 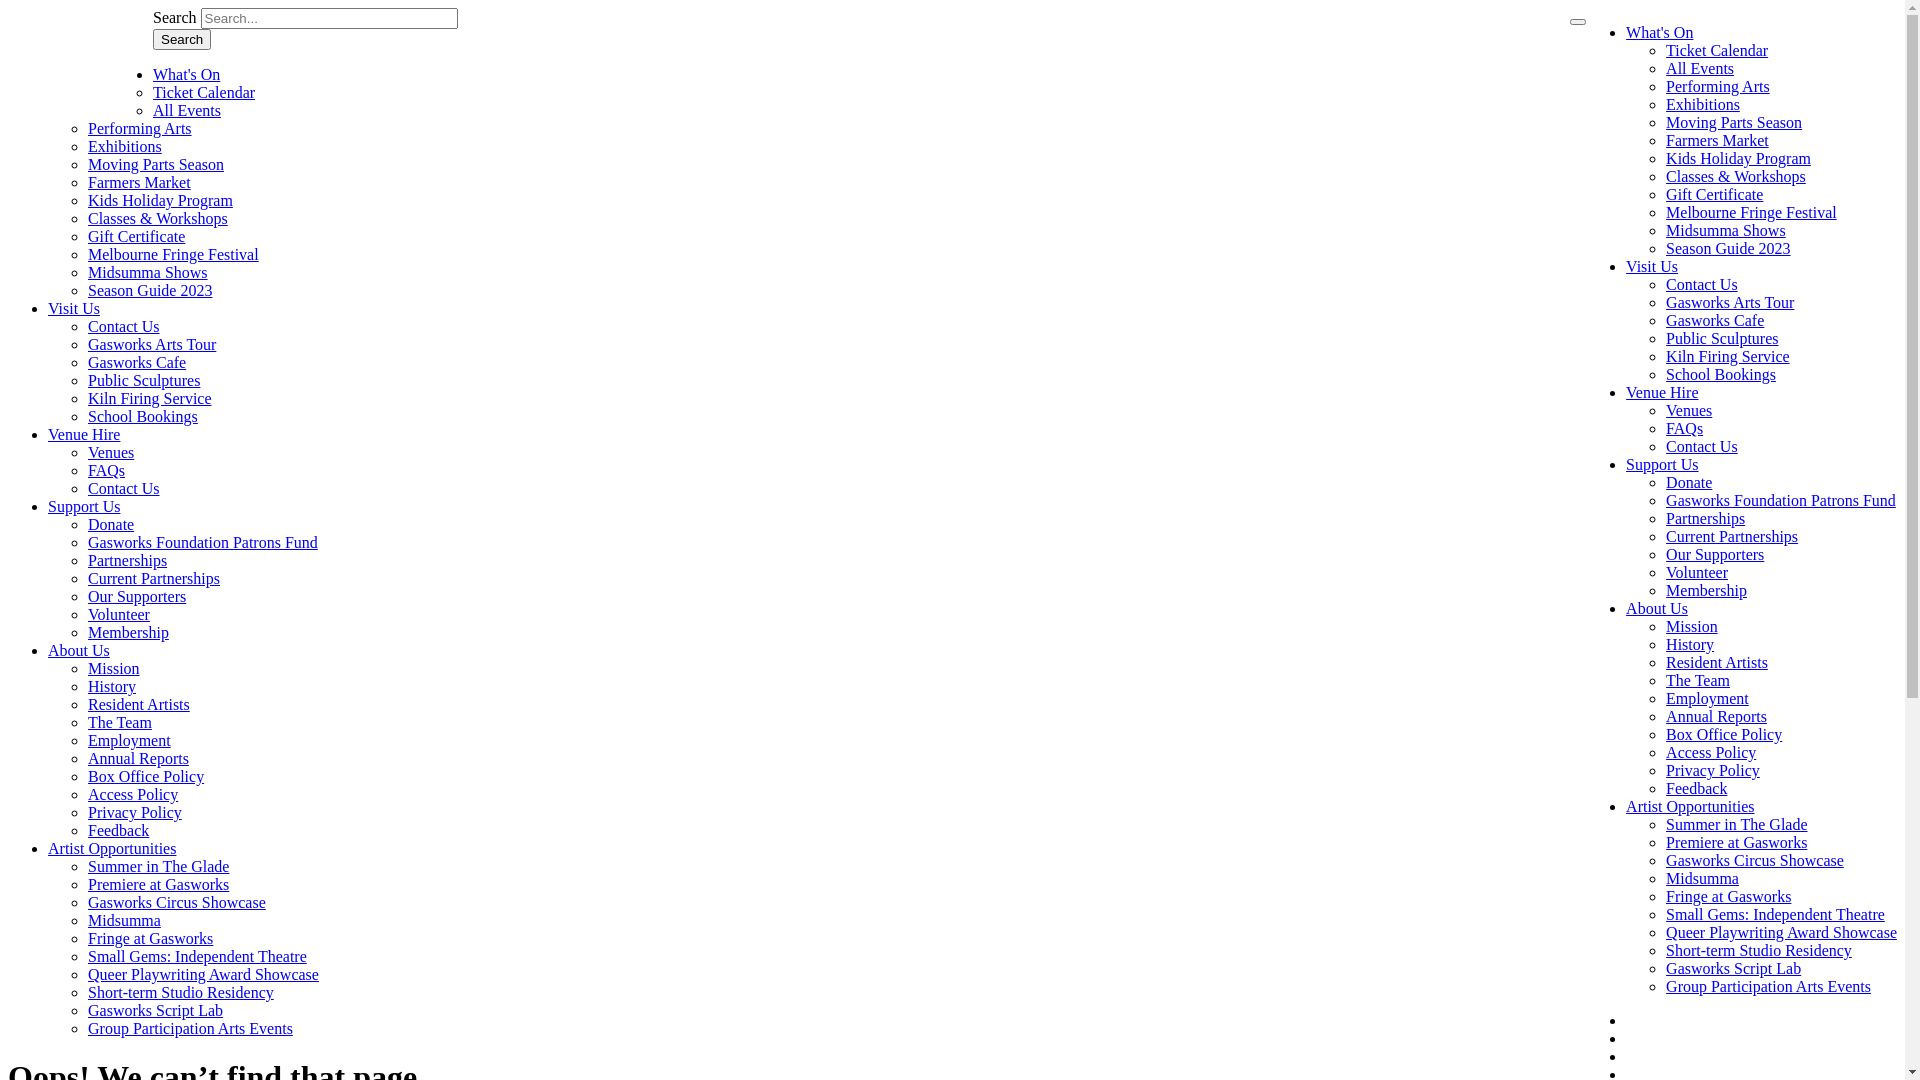 What do you see at coordinates (1768, 985) in the screenshot?
I see `'Group Participation Arts Events'` at bounding box center [1768, 985].